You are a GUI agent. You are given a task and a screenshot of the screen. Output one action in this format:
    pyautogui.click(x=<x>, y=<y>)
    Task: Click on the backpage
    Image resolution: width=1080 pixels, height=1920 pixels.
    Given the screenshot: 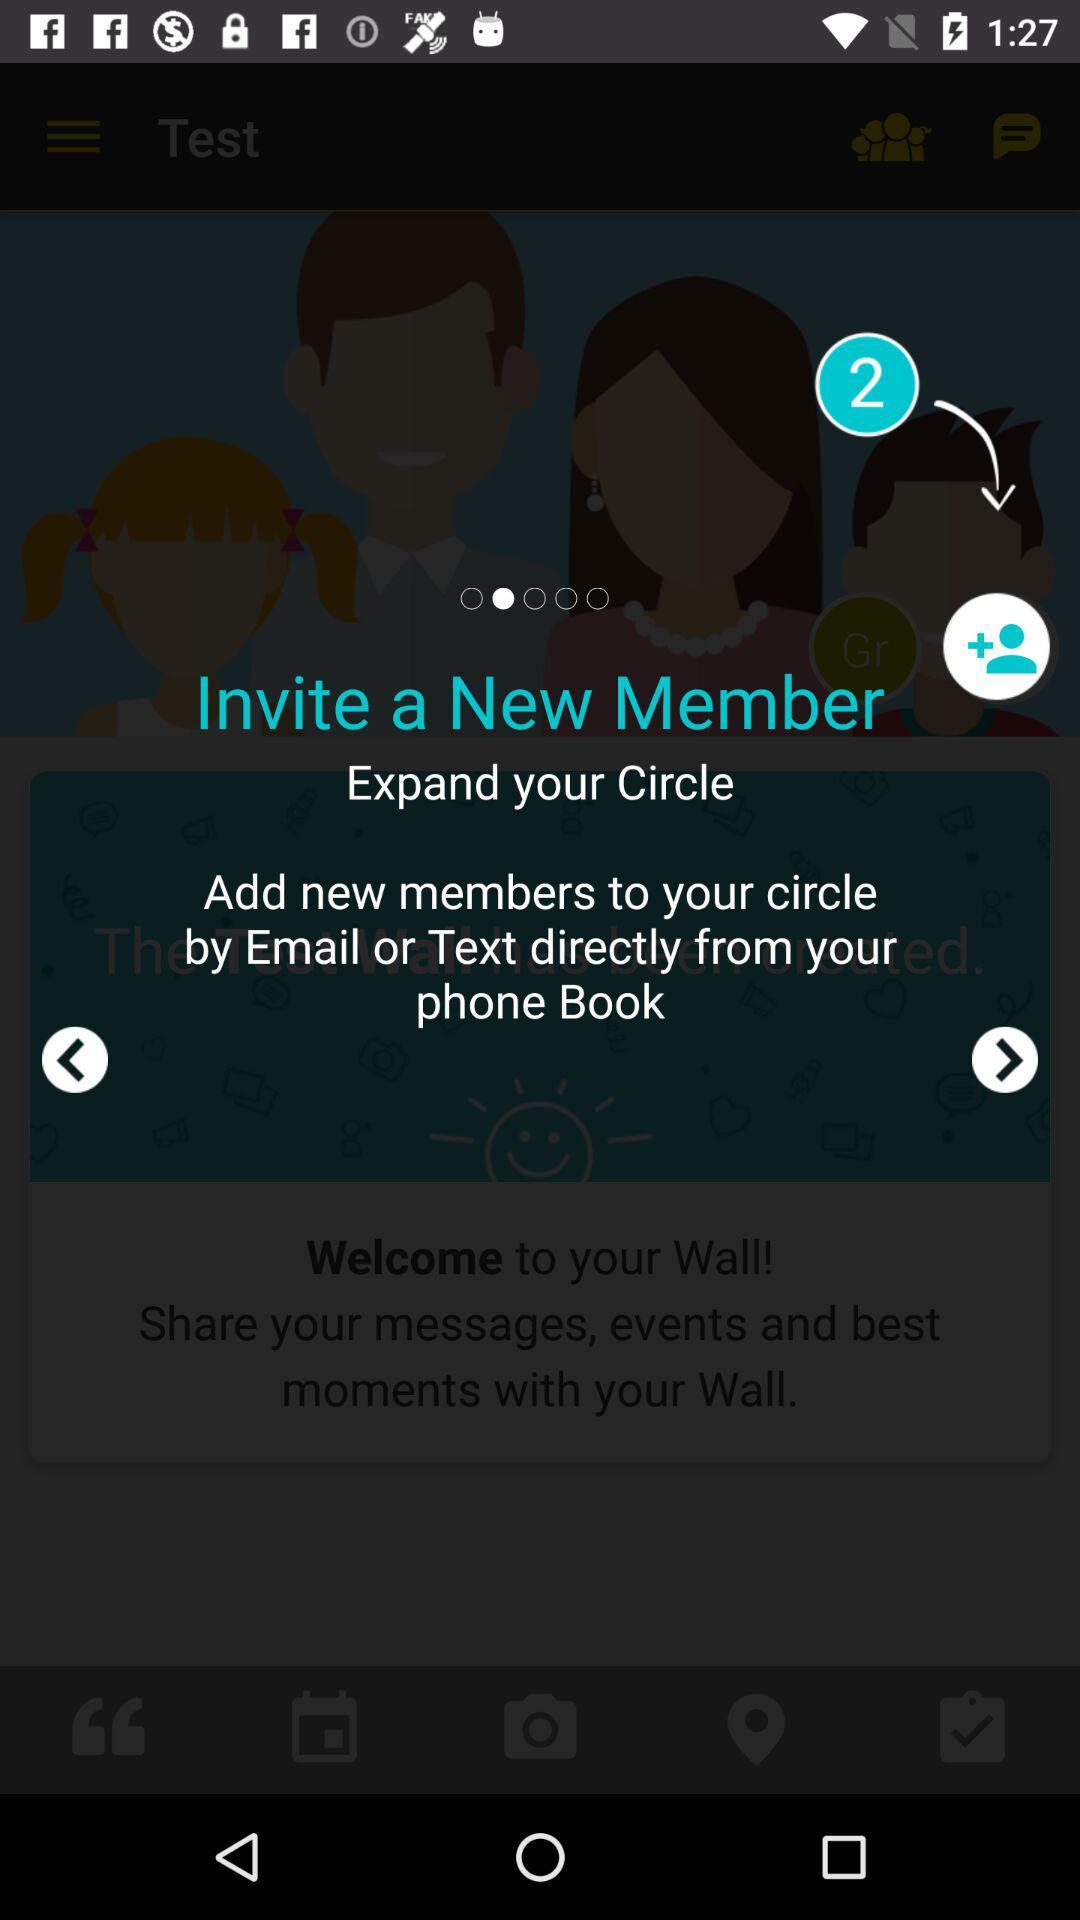 What is the action you would take?
    pyautogui.click(x=73, y=927)
    